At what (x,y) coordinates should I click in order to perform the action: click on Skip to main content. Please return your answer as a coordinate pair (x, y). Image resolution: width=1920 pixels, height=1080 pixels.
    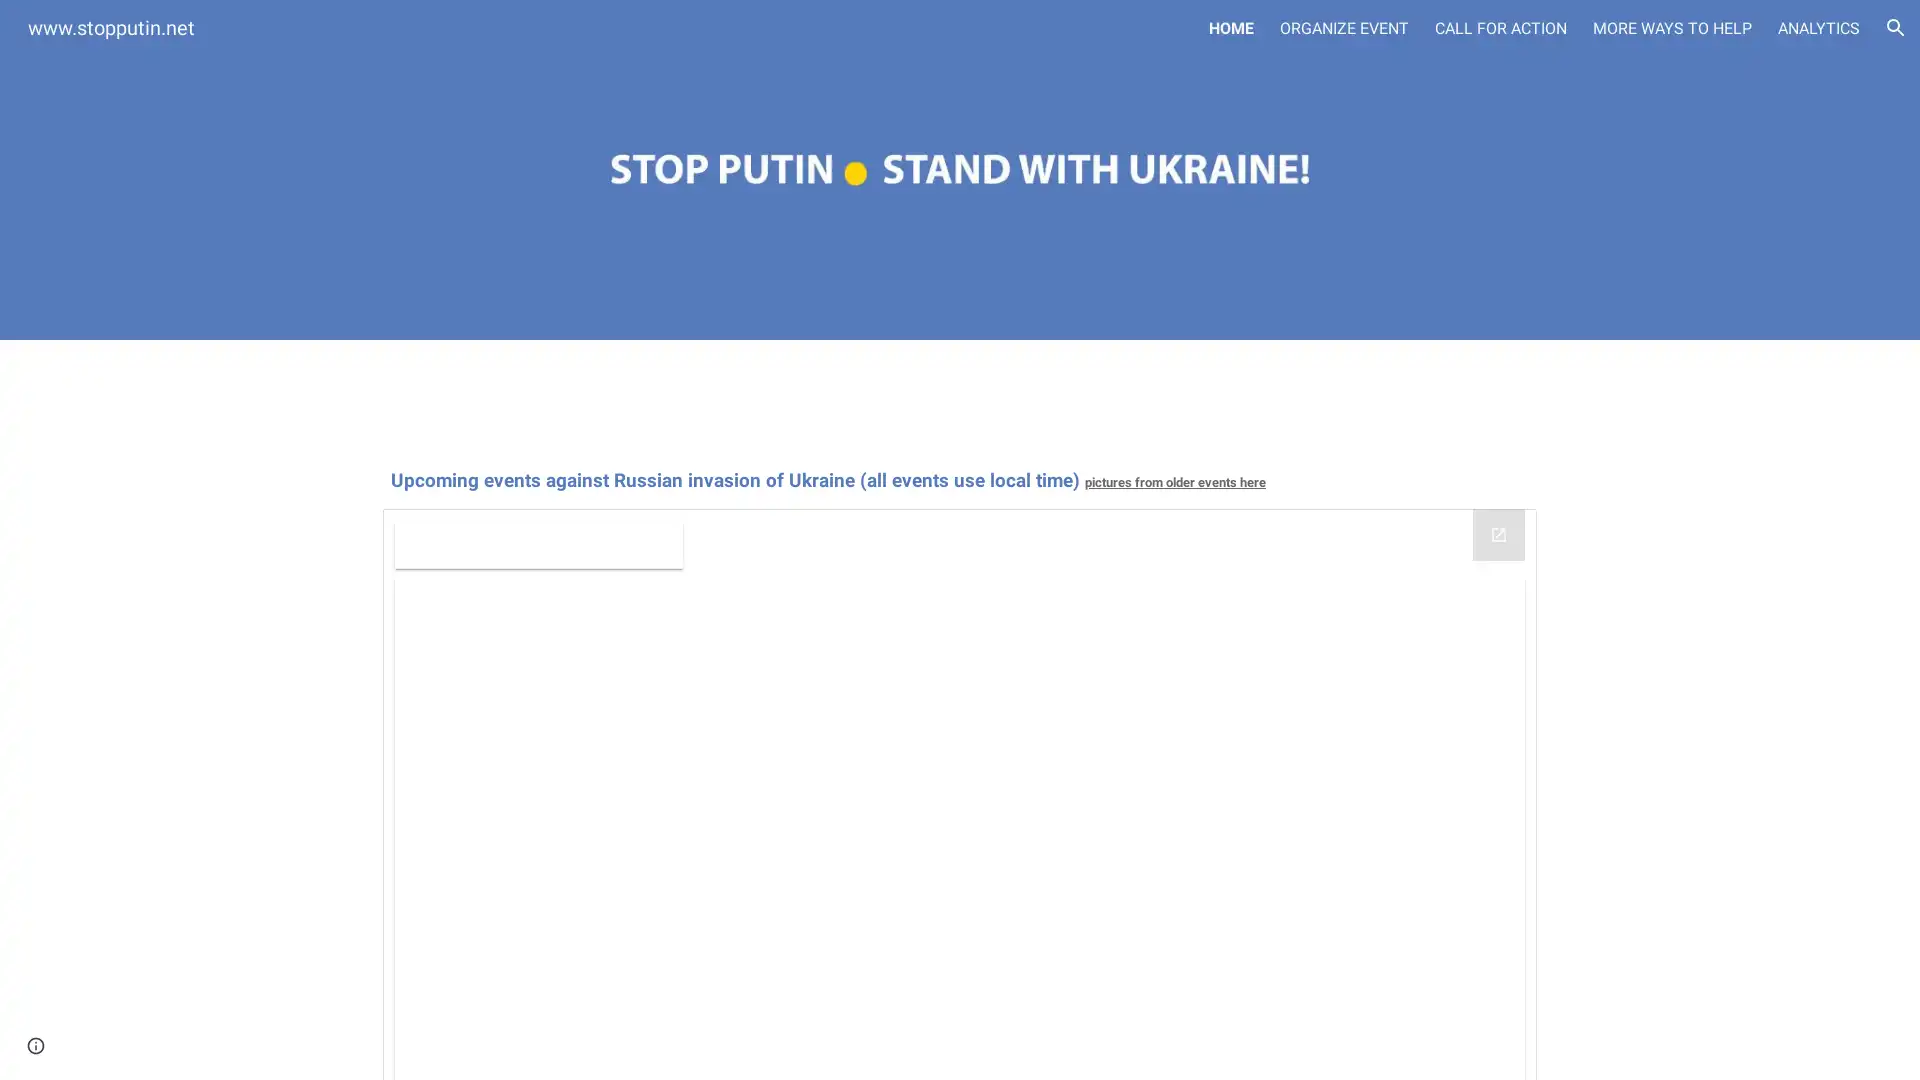
    Looking at the image, I should click on (787, 37).